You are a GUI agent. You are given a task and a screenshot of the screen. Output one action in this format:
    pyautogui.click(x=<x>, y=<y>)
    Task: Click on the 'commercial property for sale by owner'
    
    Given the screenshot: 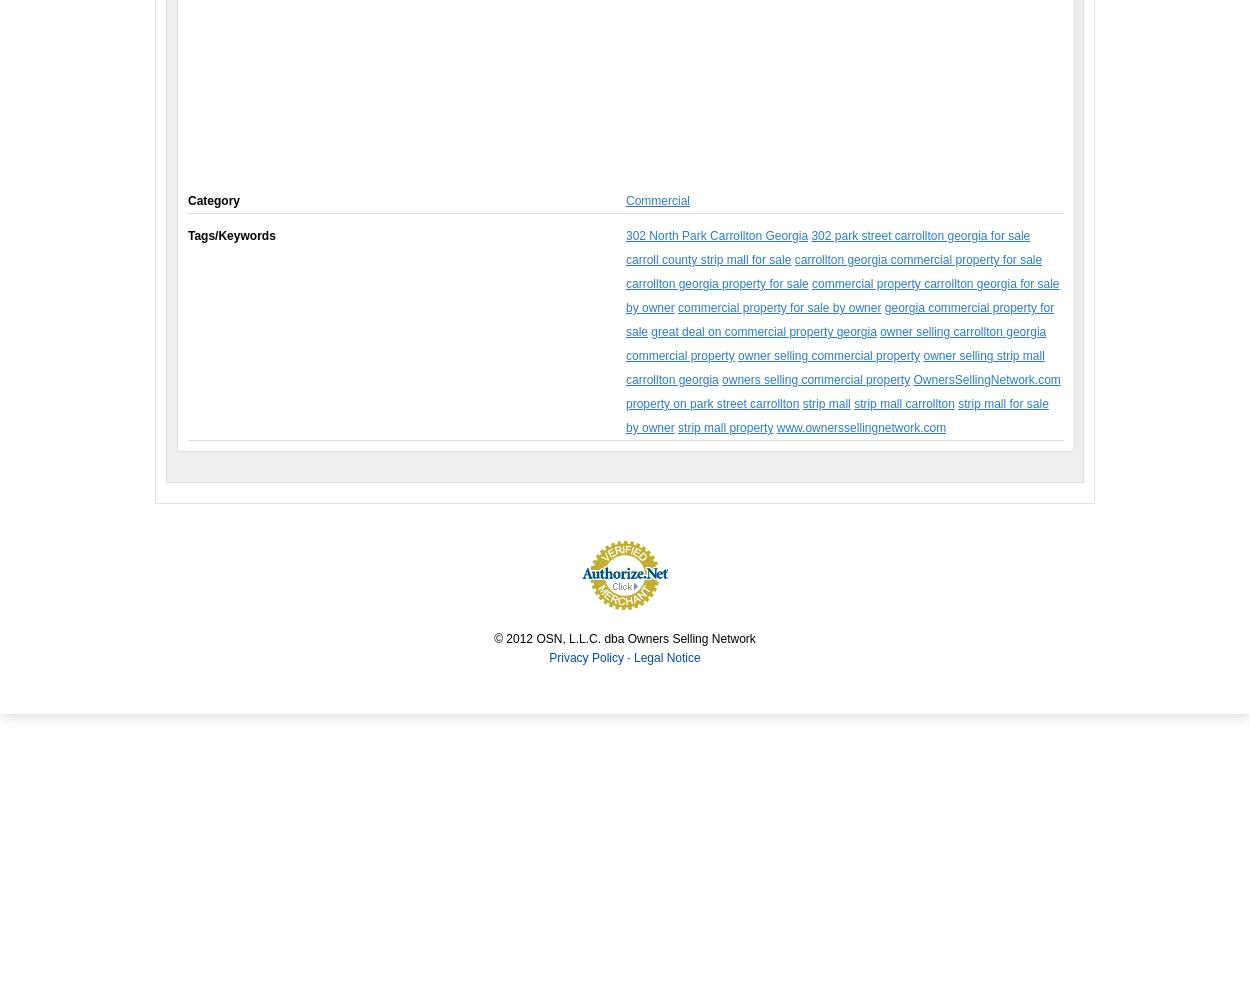 What is the action you would take?
    pyautogui.click(x=779, y=308)
    